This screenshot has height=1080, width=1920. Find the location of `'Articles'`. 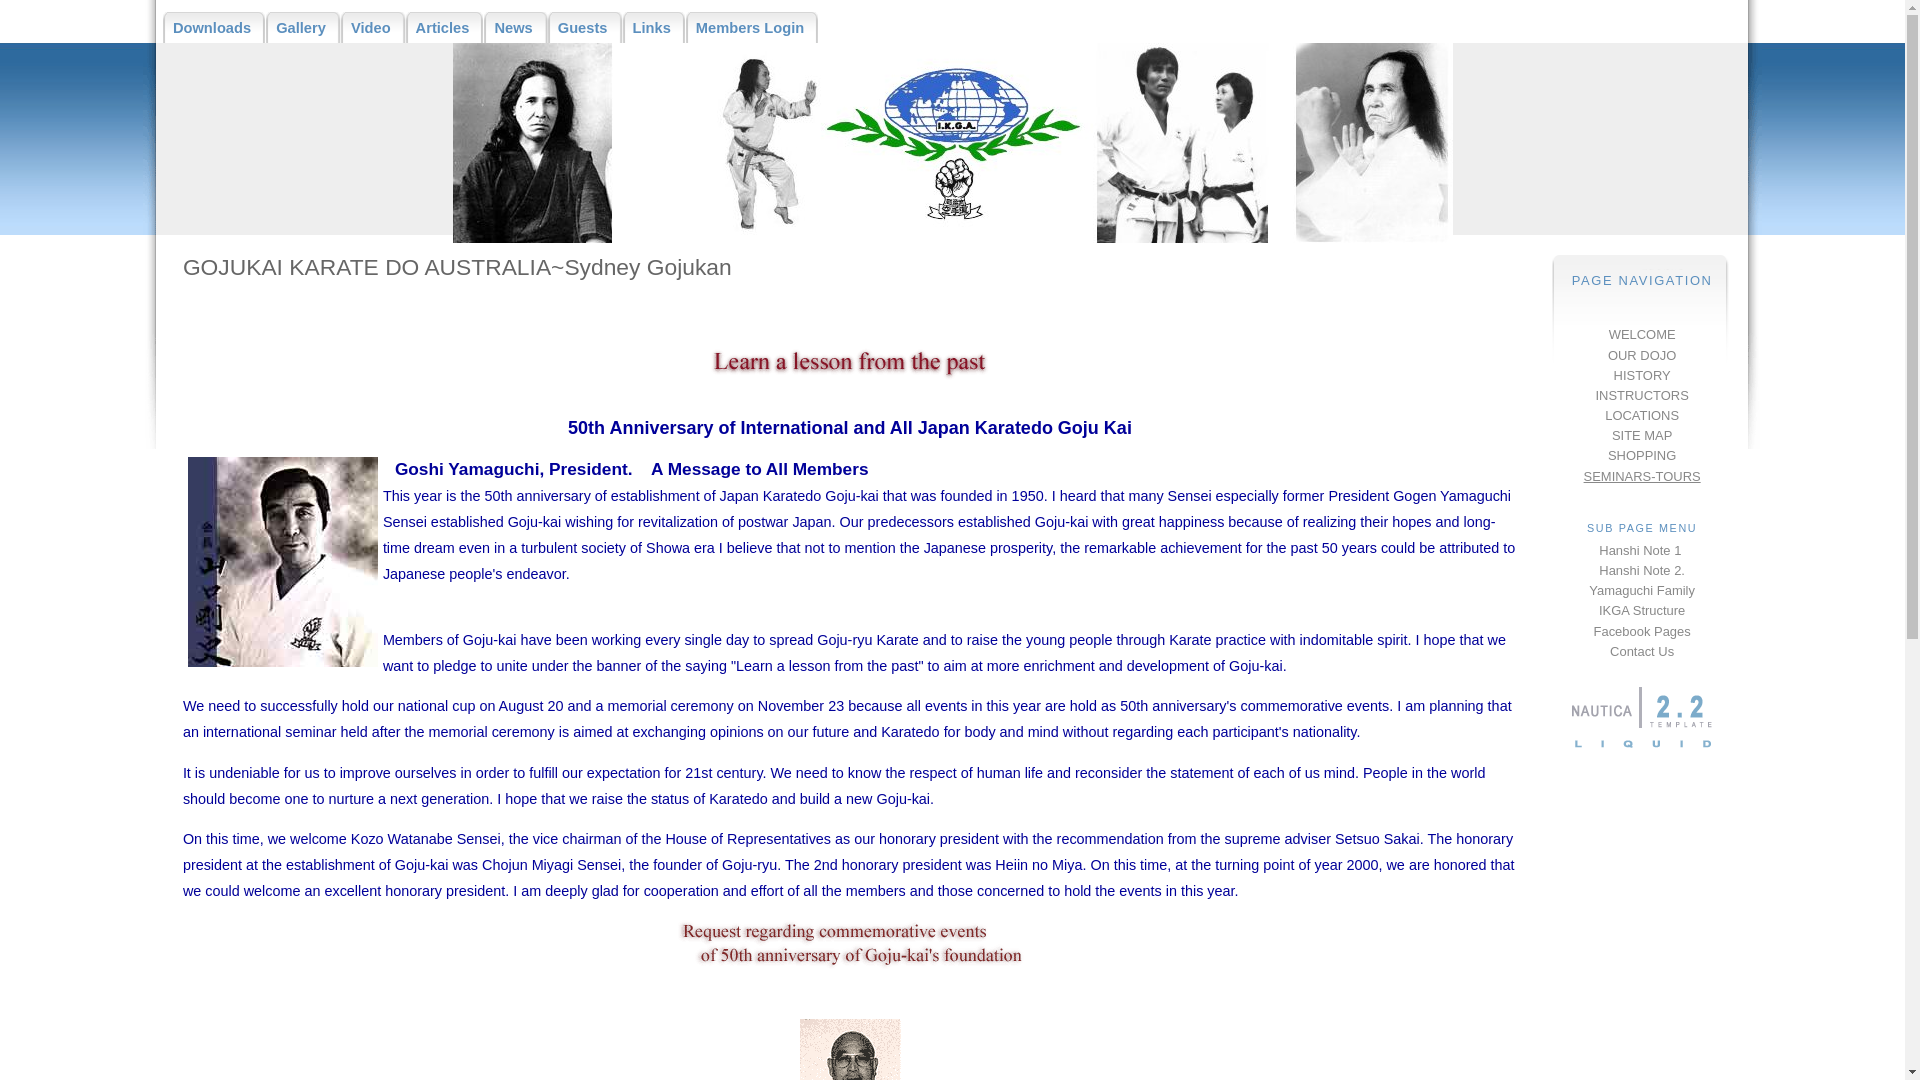

'Articles' is located at coordinates (444, 27).